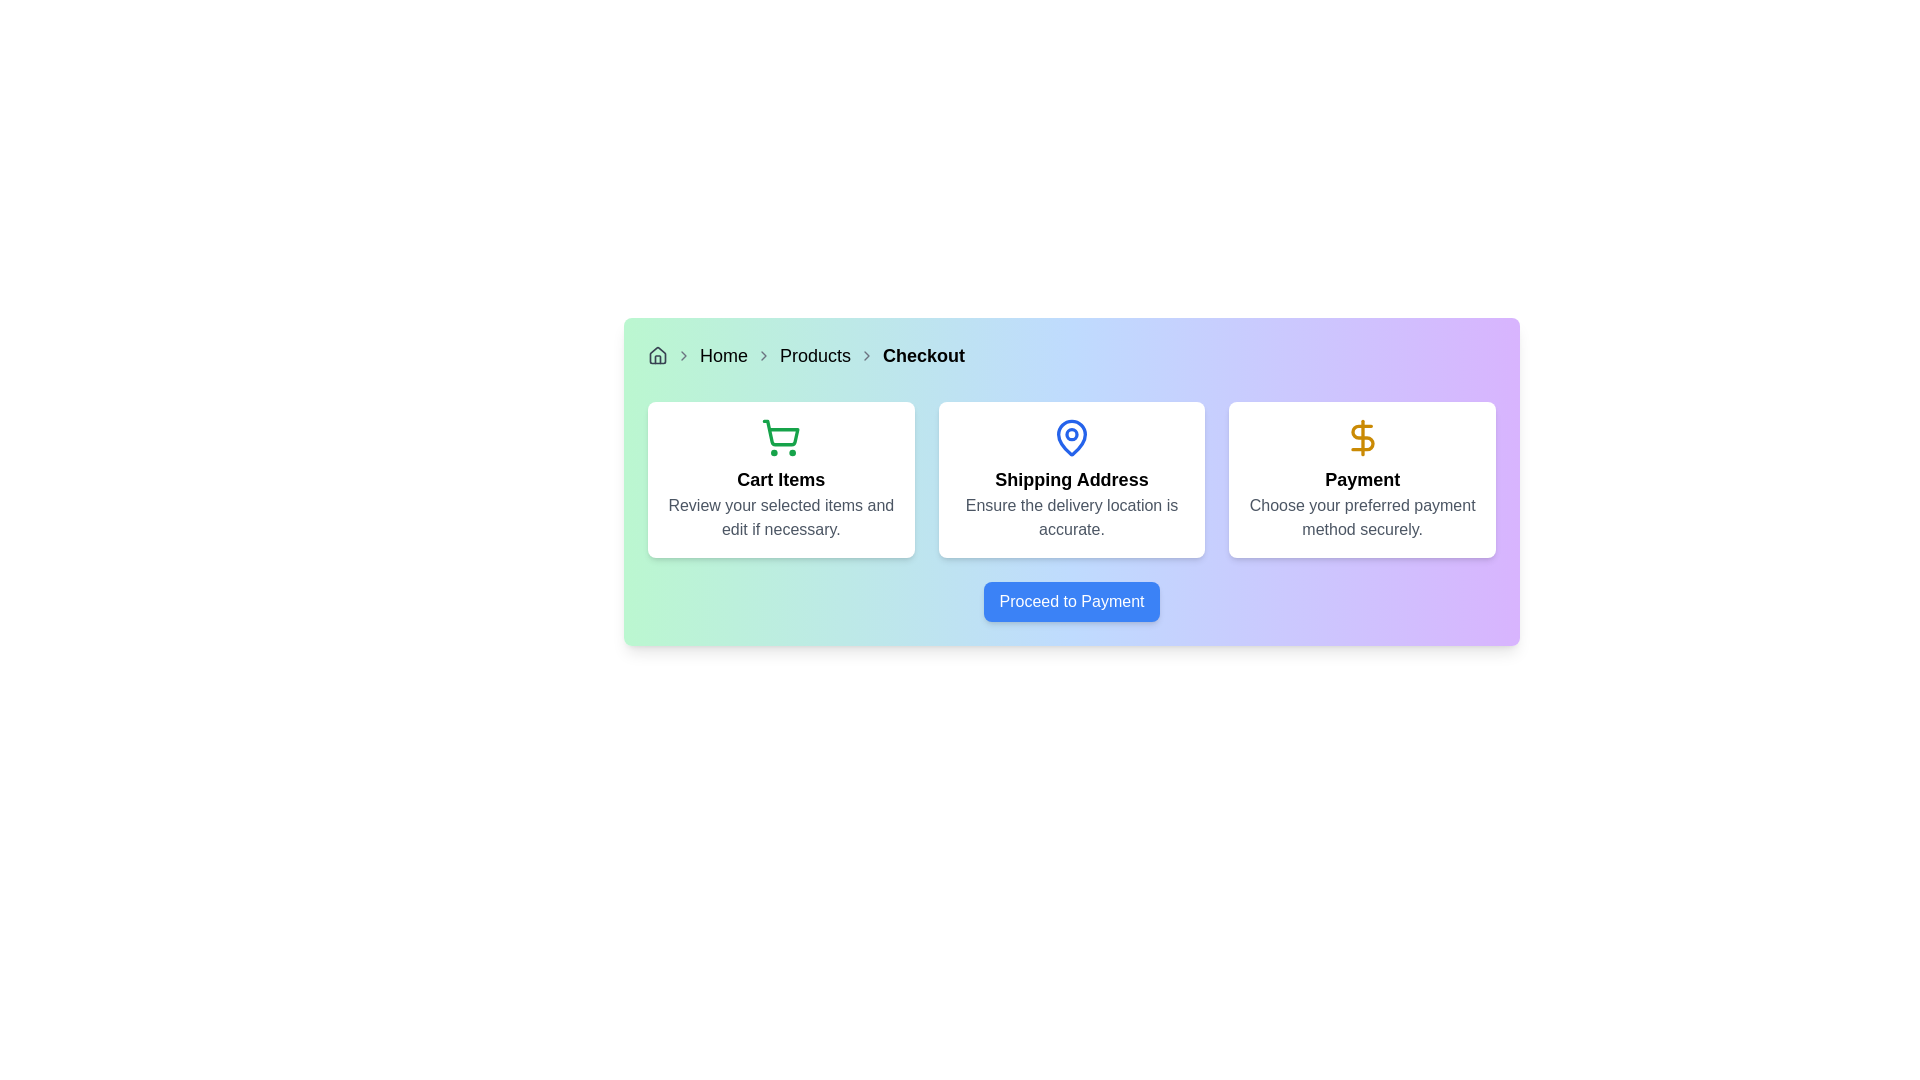 The image size is (1920, 1080). What do you see at coordinates (1361, 437) in the screenshot?
I see `the yellow dollar sign icon, which is centered at the top of the rightmost card in a three-card layout, adjacent to a bold 'Payment' title and descriptive text` at bounding box center [1361, 437].